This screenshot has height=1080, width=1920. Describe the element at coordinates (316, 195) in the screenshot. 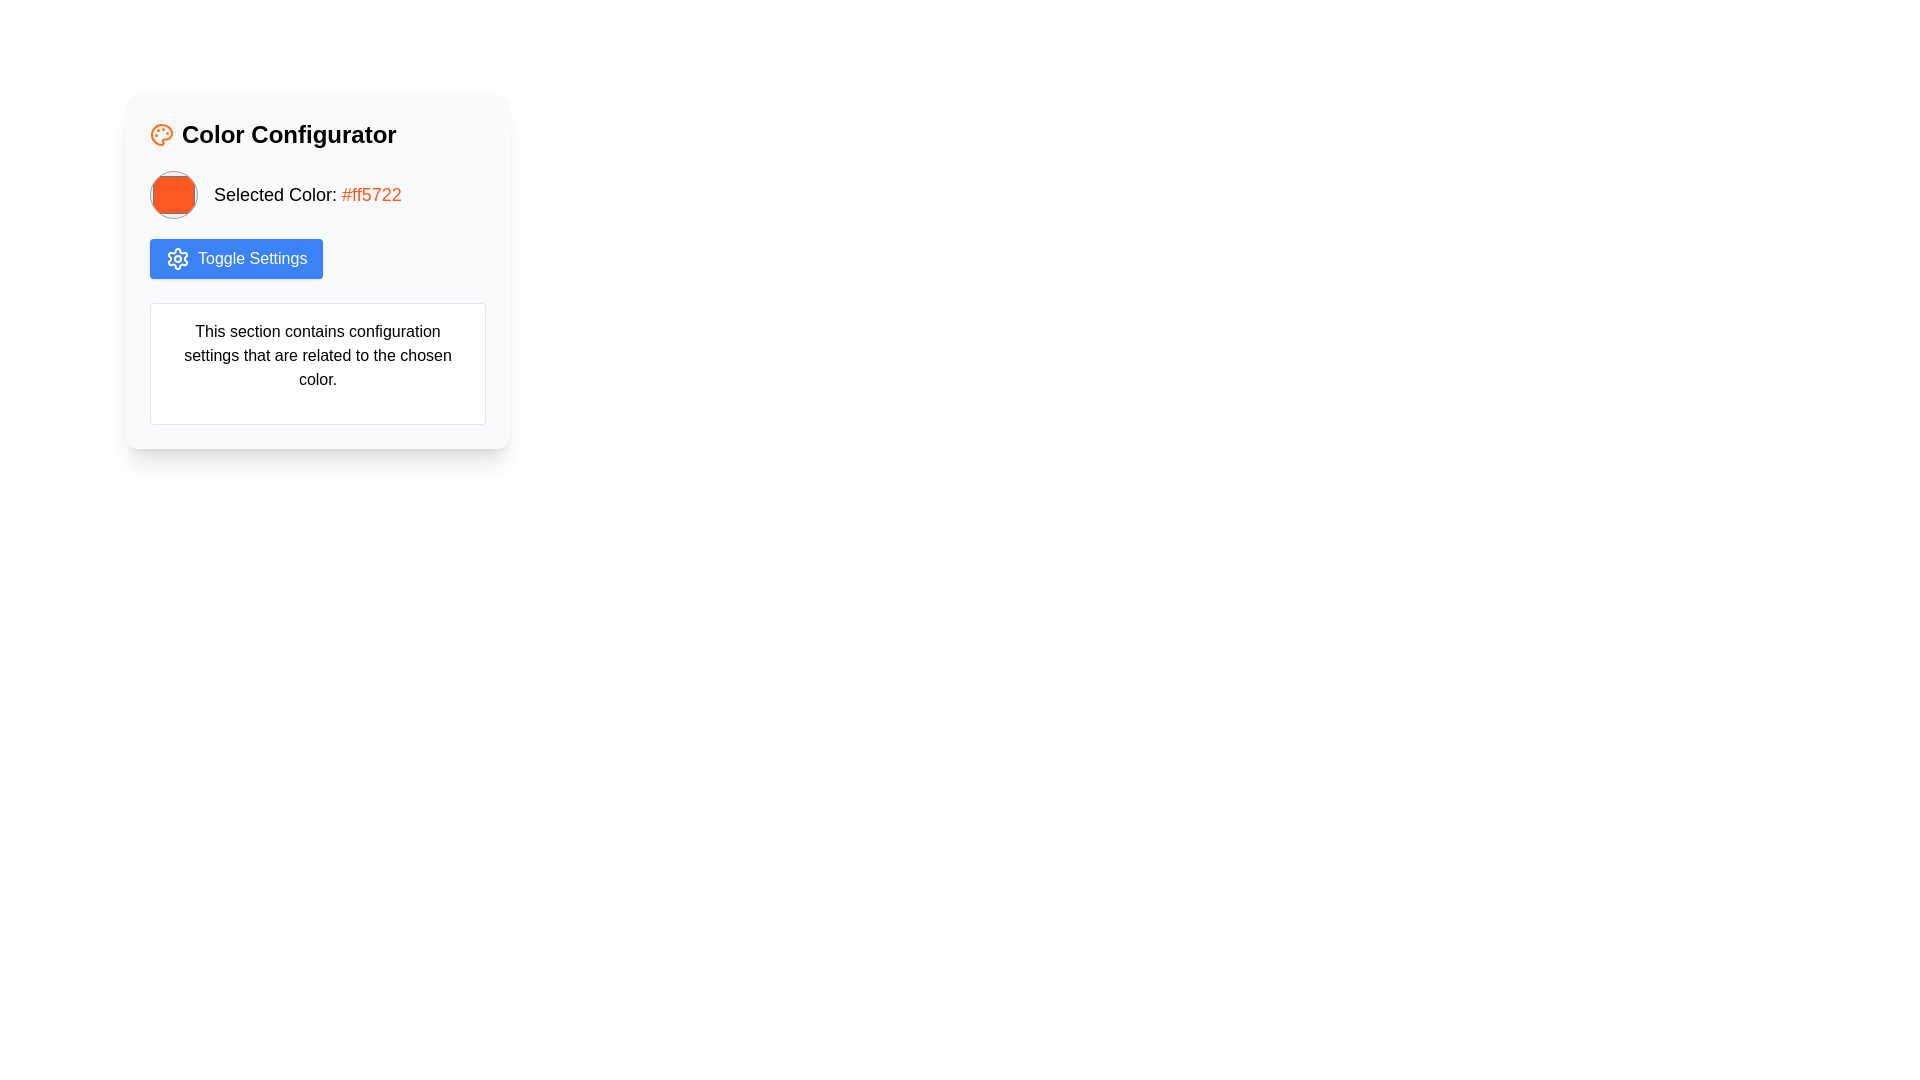

I see `the Descriptive Display Component that shows the selected color '#ff5722' with a circular color swatch on the left, located below the 'Color Configurator' heading` at that location.